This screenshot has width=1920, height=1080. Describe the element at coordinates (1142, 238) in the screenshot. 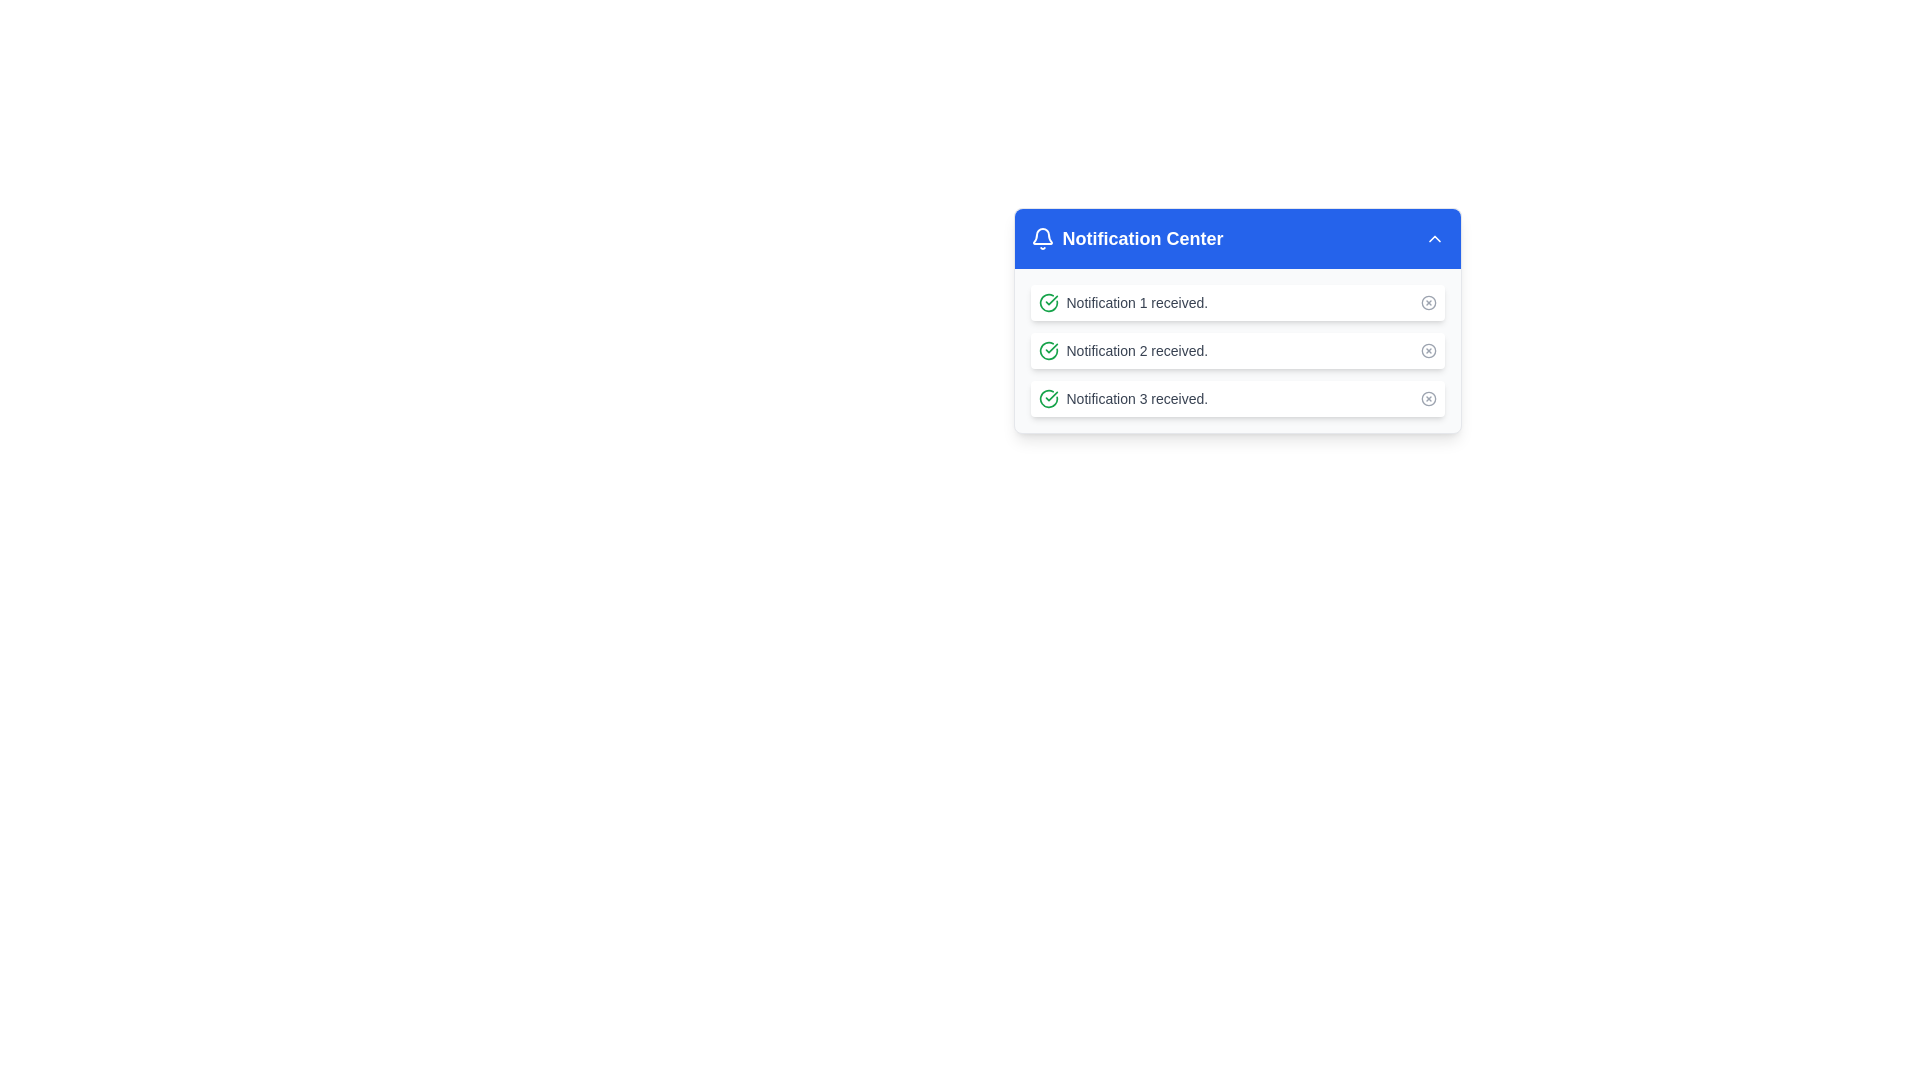

I see `the 'Notification Center' text label, which serves as the title of the notification section, located next to the left-side icon` at that location.